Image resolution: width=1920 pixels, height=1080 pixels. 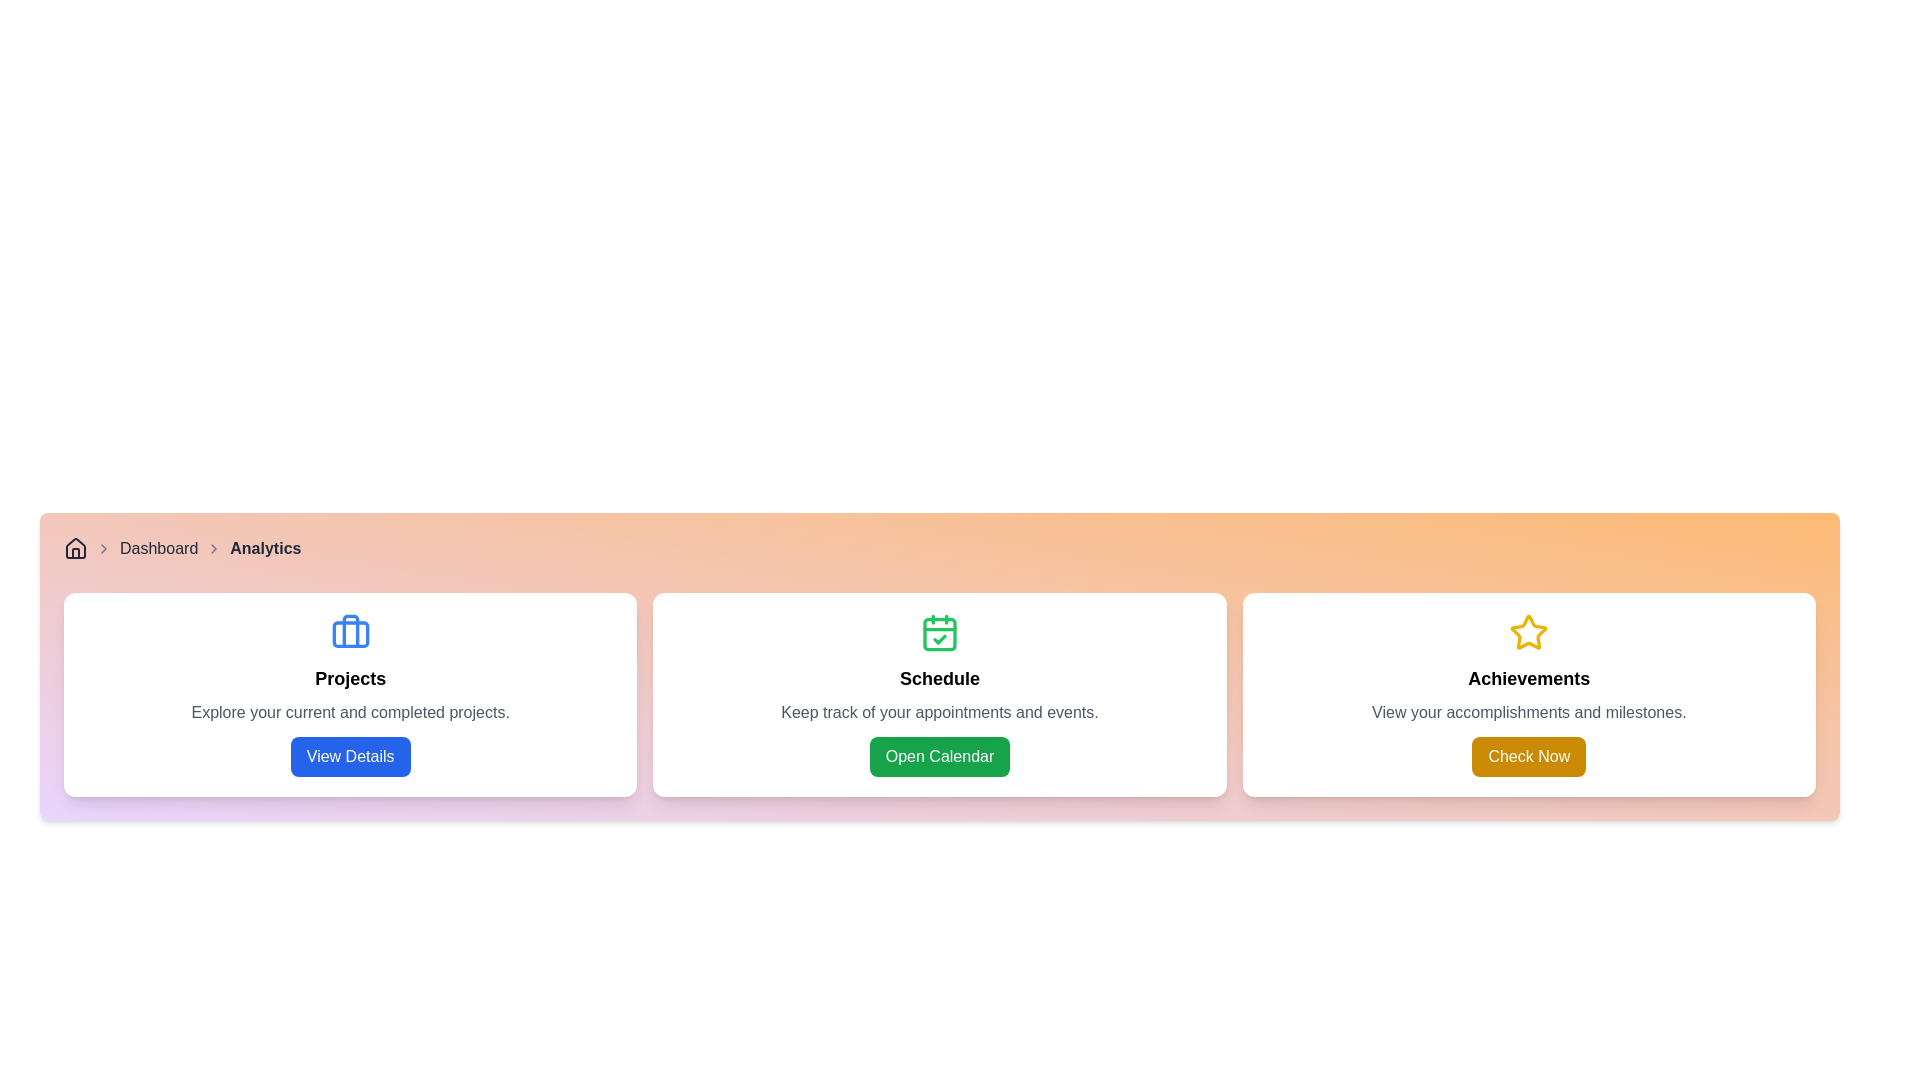 I want to click on the bold 'Schedule' text, which is styled in a large, serif font and located in the middle card of a three-card layout, directly below a green calendar icon, so click(x=939, y=677).